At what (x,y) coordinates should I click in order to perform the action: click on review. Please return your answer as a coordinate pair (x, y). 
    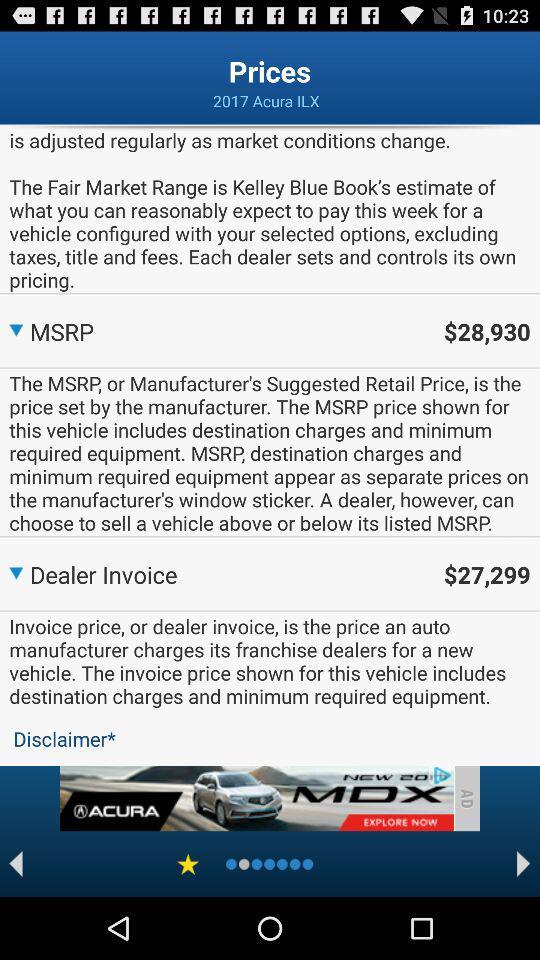
    Looking at the image, I should click on (188, 863).